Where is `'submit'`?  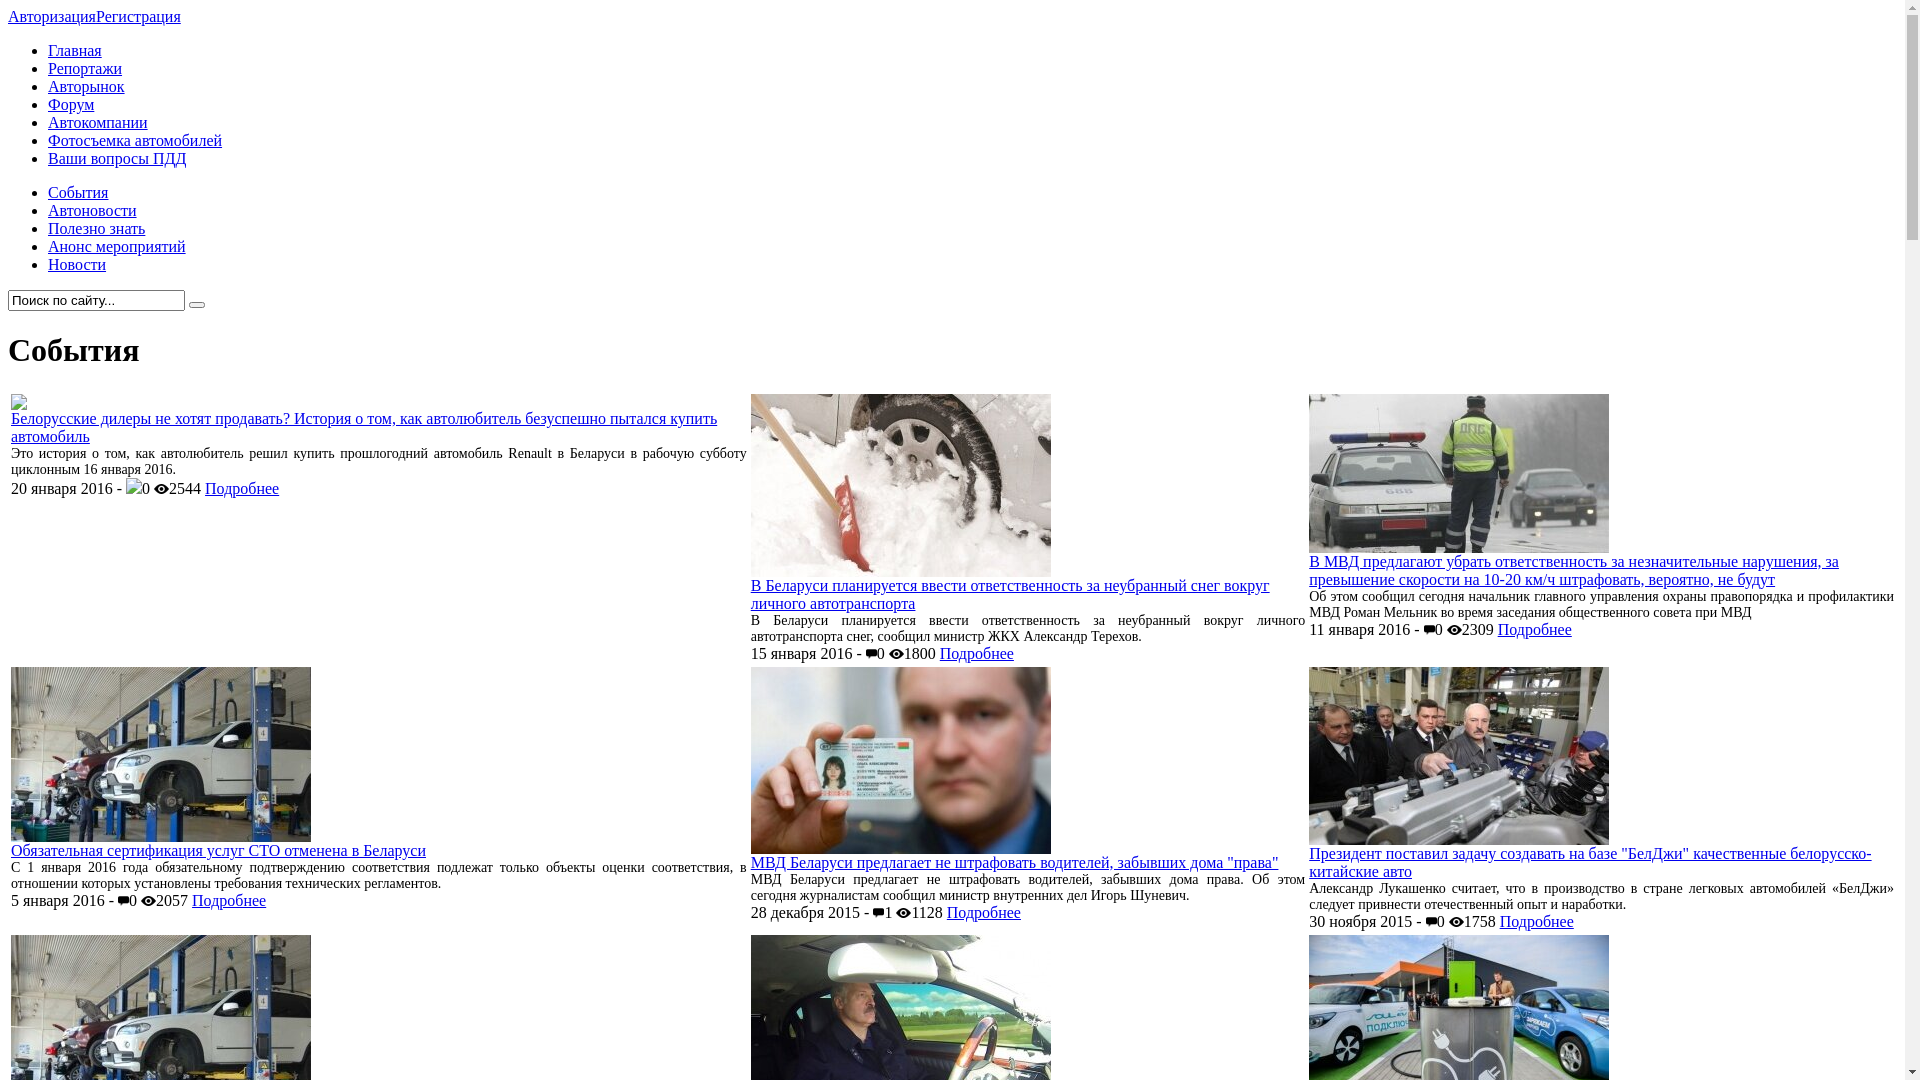 'submit' is located at coordinates (196, 304).